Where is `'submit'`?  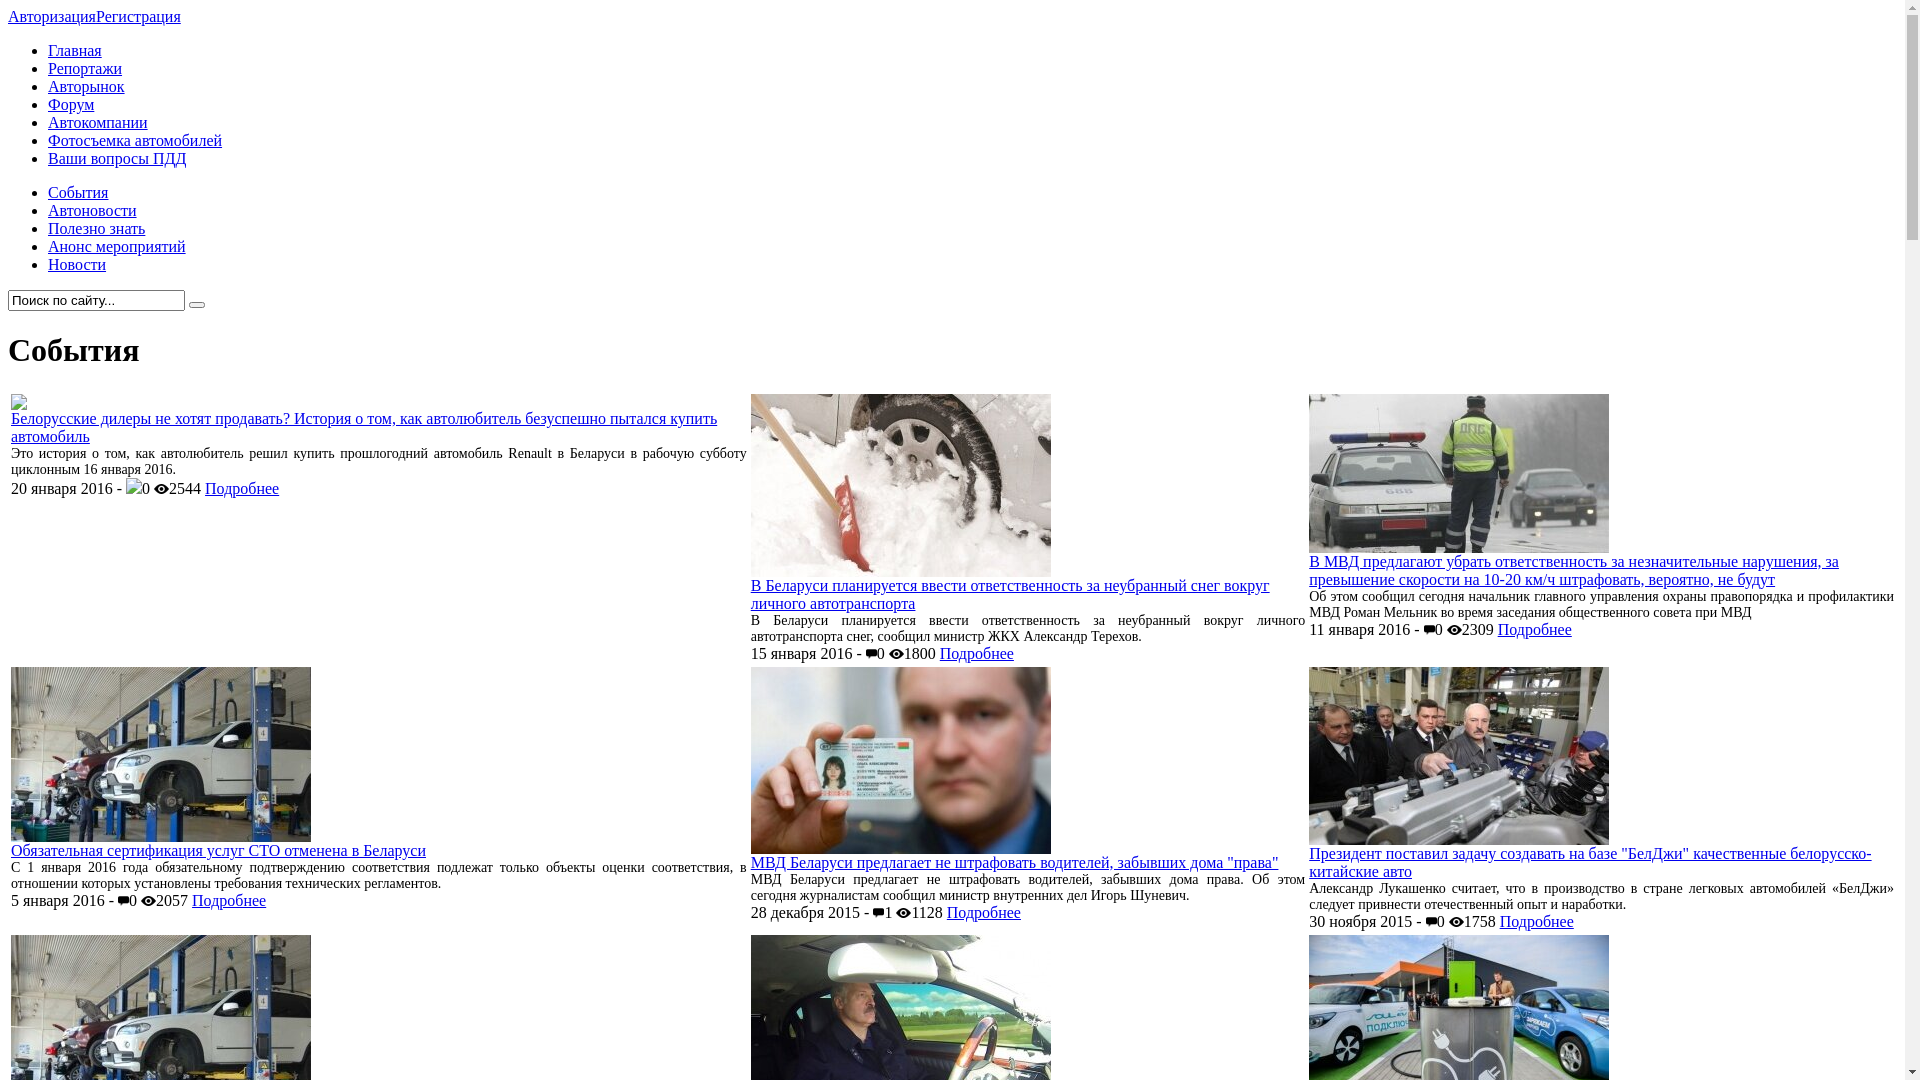 'submit' is located at coordinates (196, 304).